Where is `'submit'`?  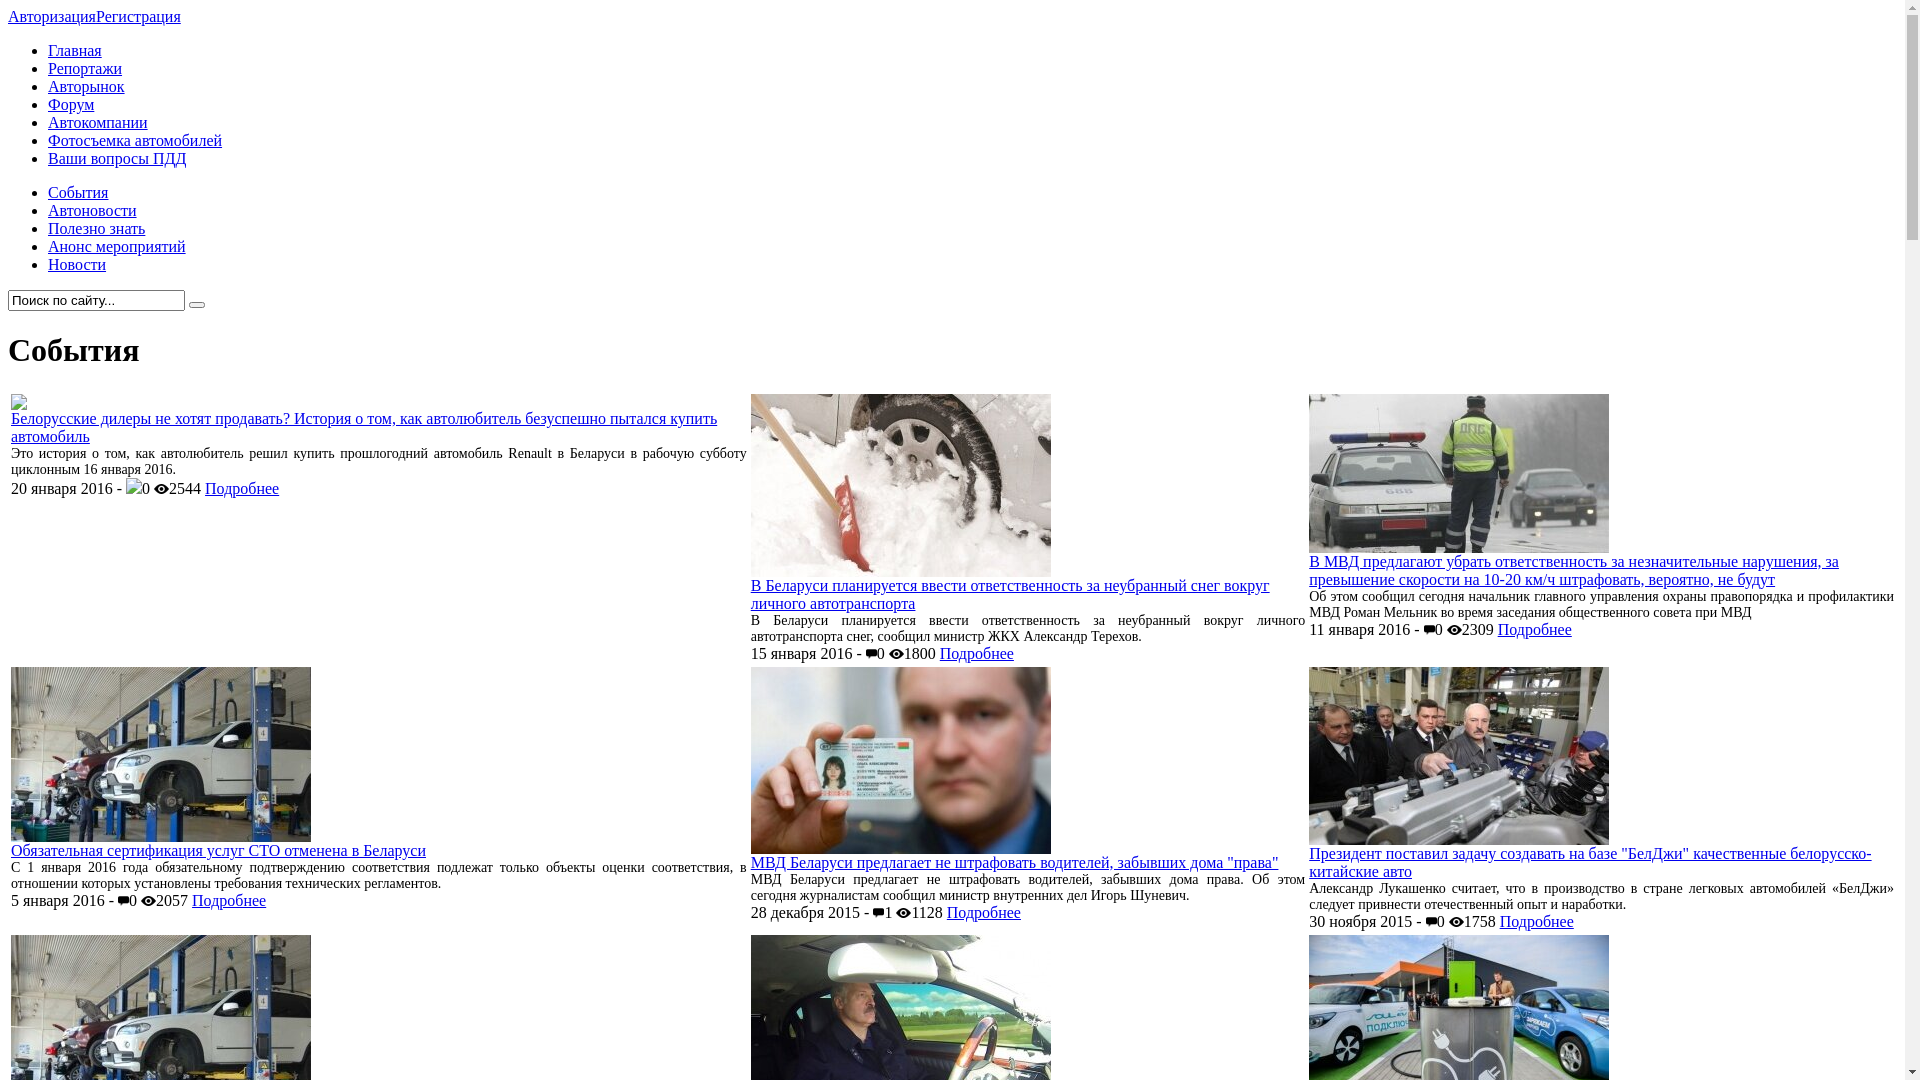 'submit' is located at coordinates (196, 304).